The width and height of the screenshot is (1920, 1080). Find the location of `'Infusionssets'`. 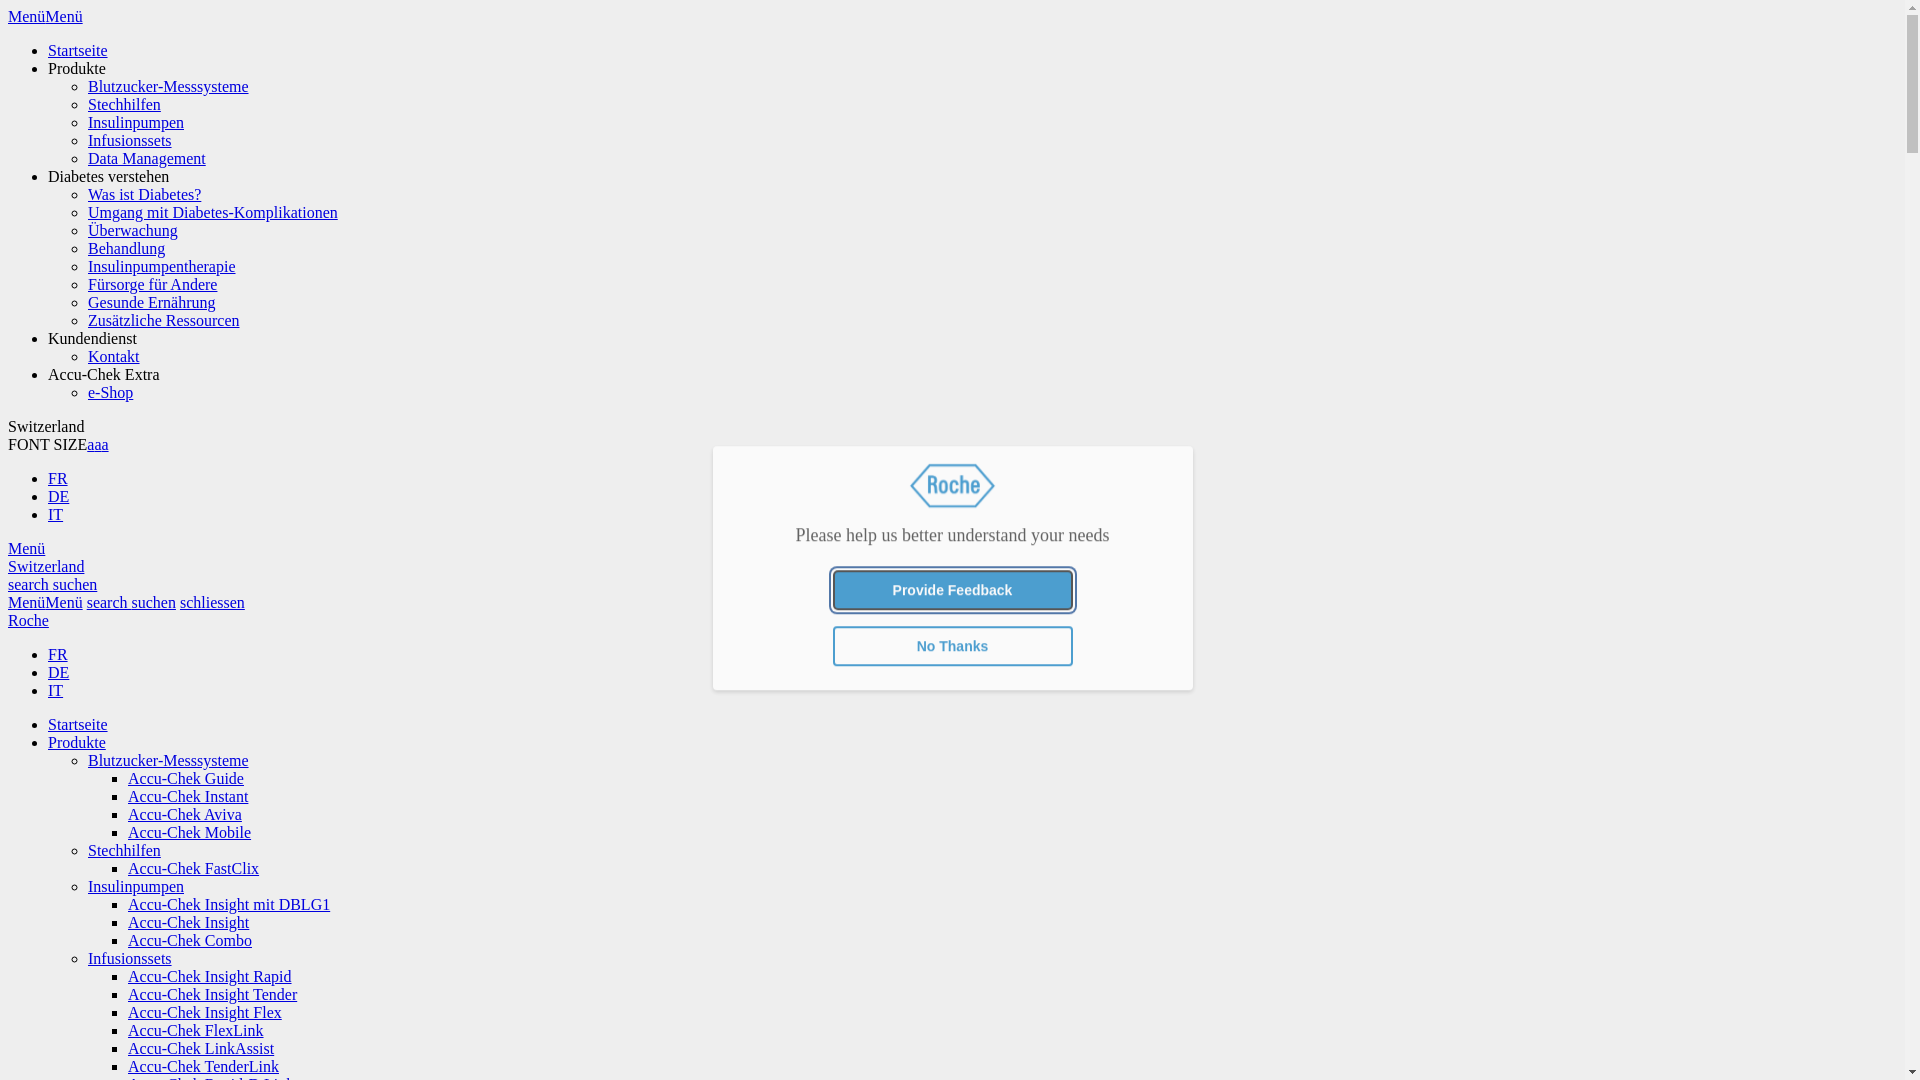

'Infusionssets' is located at coordinates (128, 139).